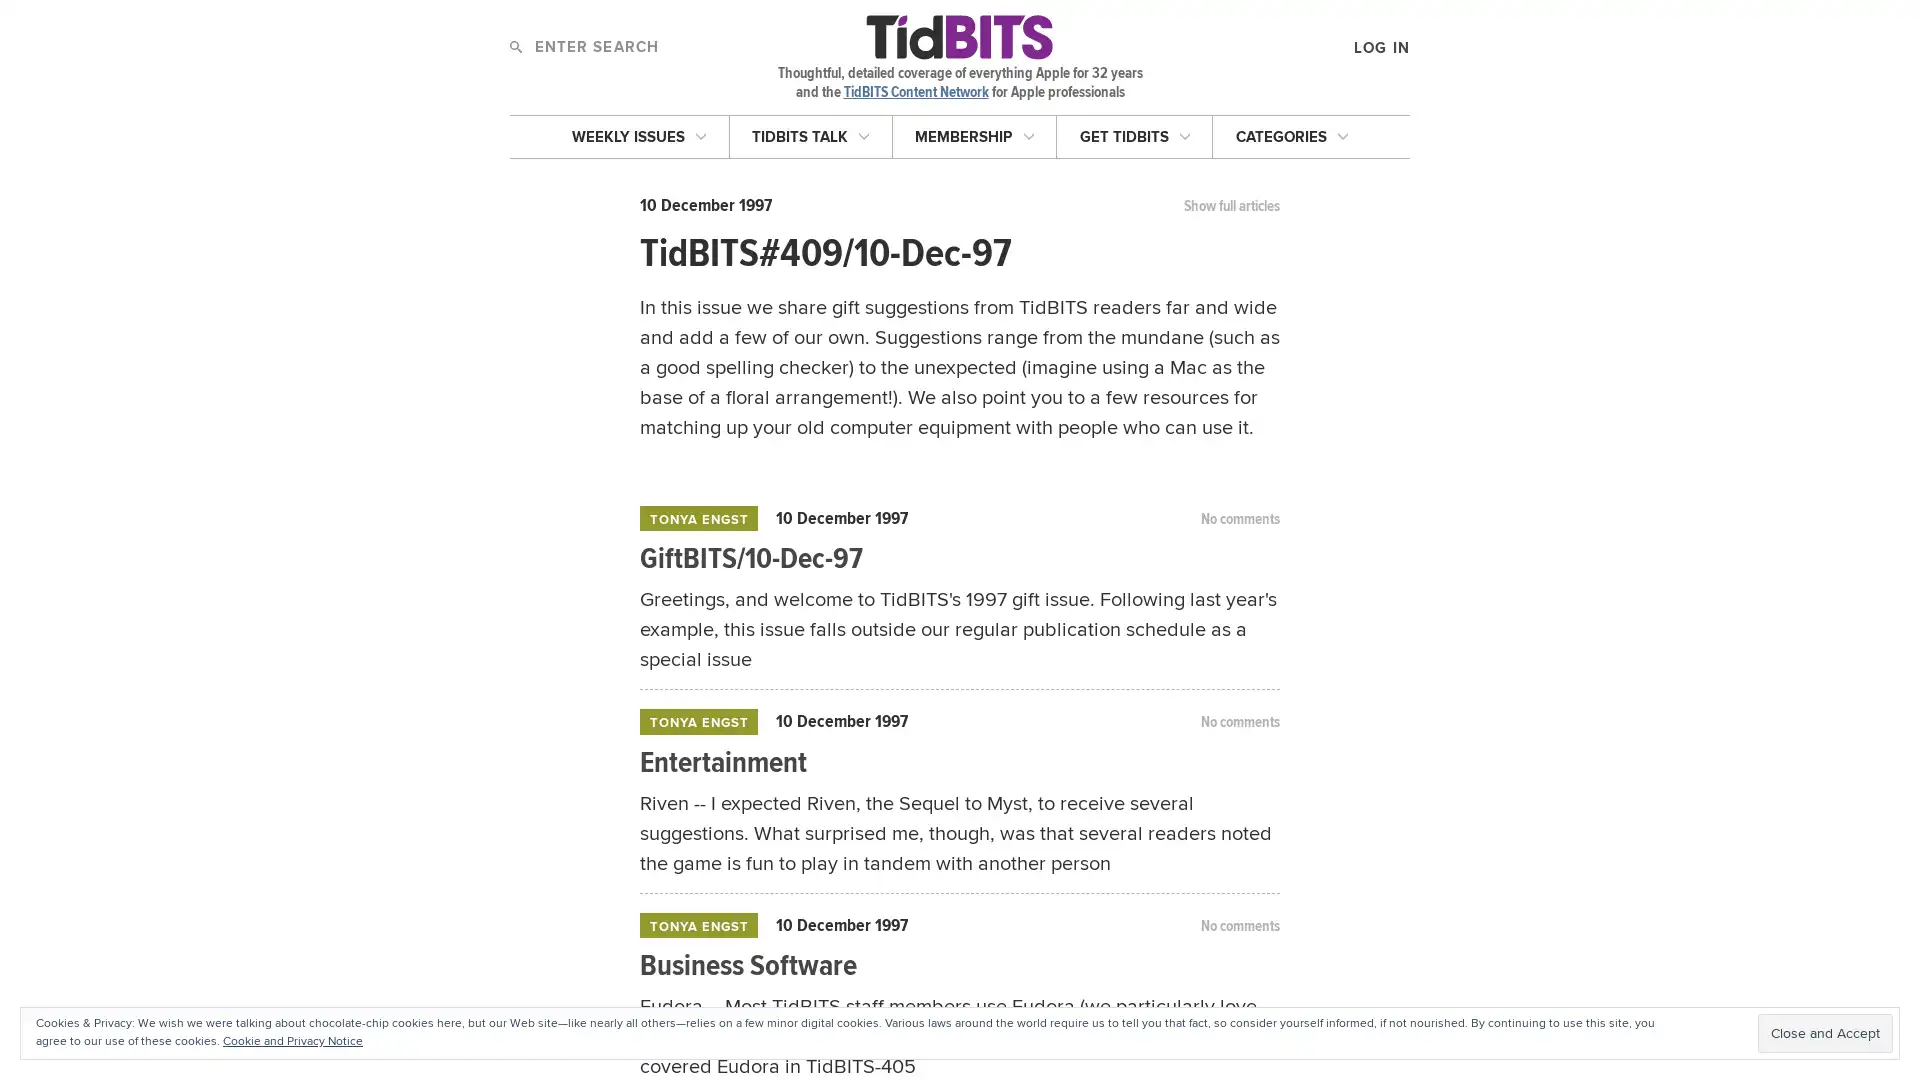  What do you see at coordinates (1289, 158) in the screenshot?
I see `LOG IN` at bounding box center [1289, 158].